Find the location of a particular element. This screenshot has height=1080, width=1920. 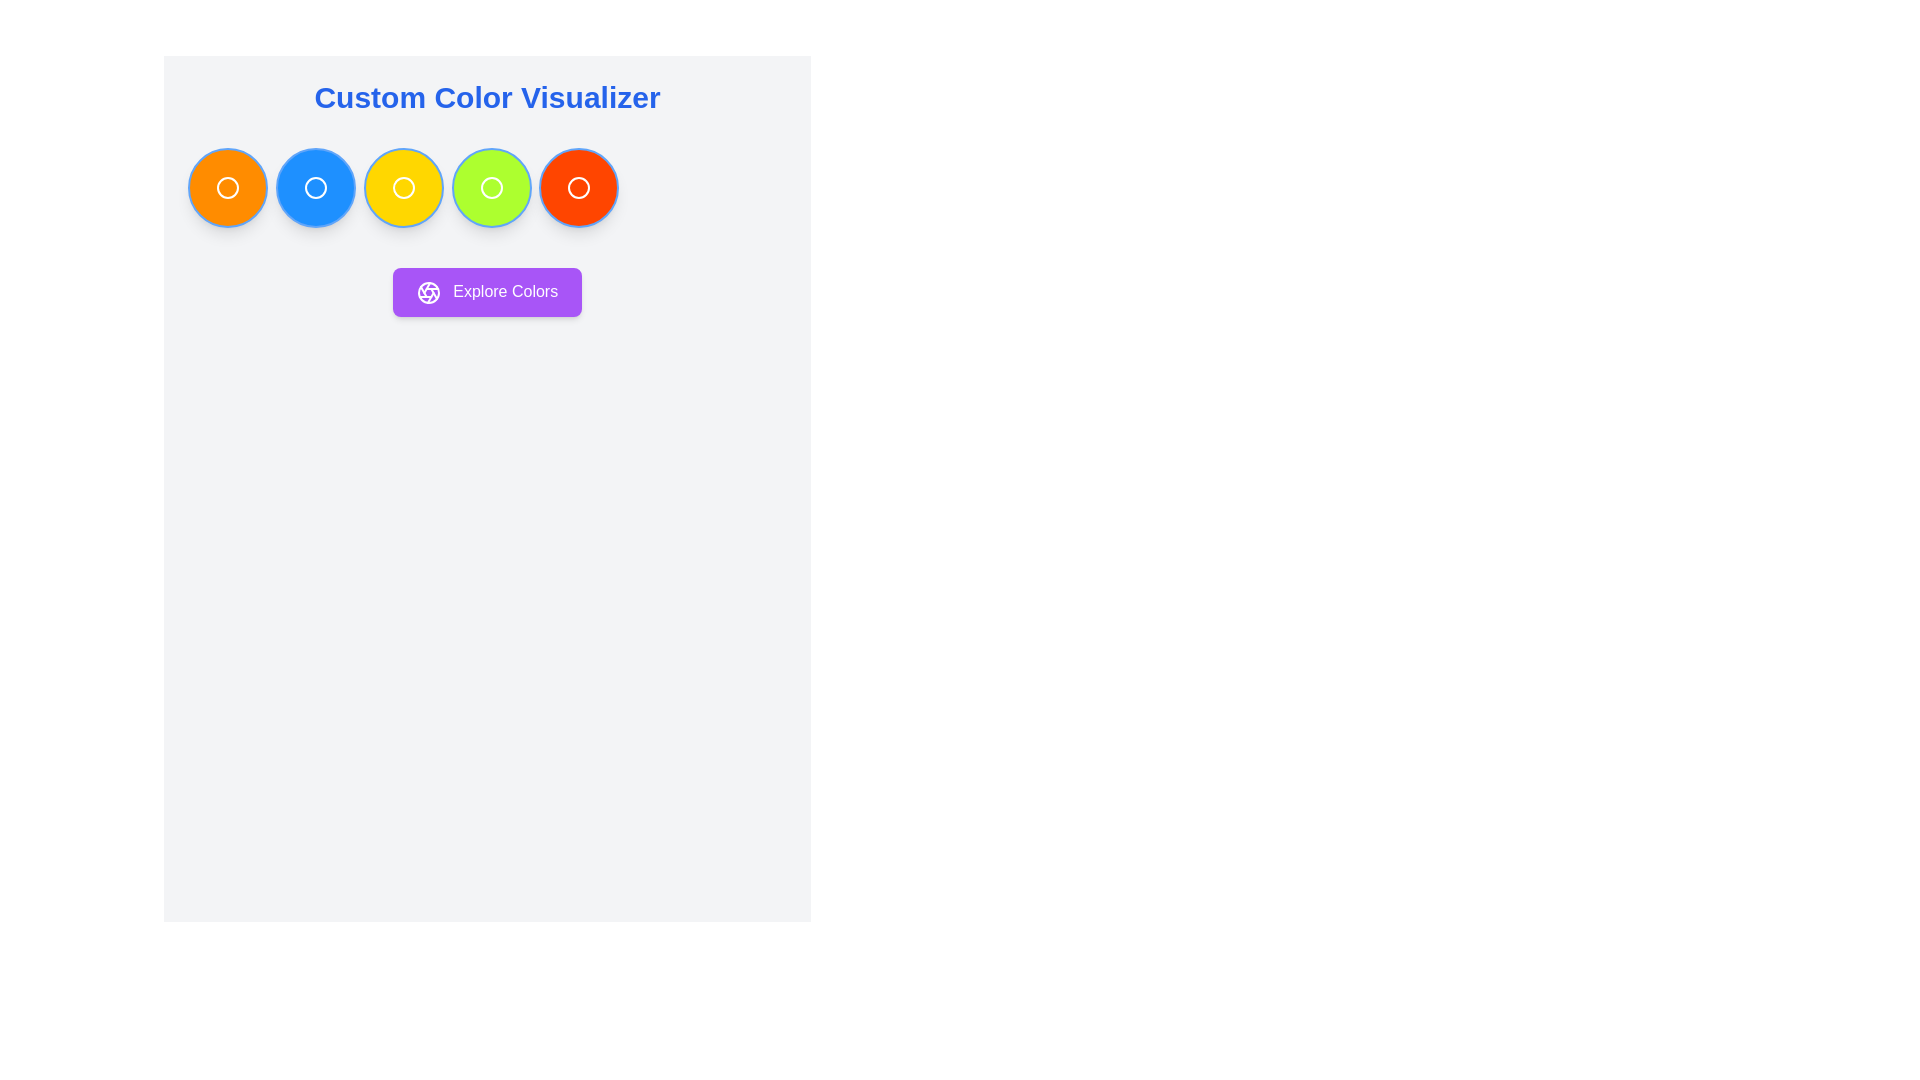

the circular outline icon located within the fifth button from the left is located at coordinates (578, 188).